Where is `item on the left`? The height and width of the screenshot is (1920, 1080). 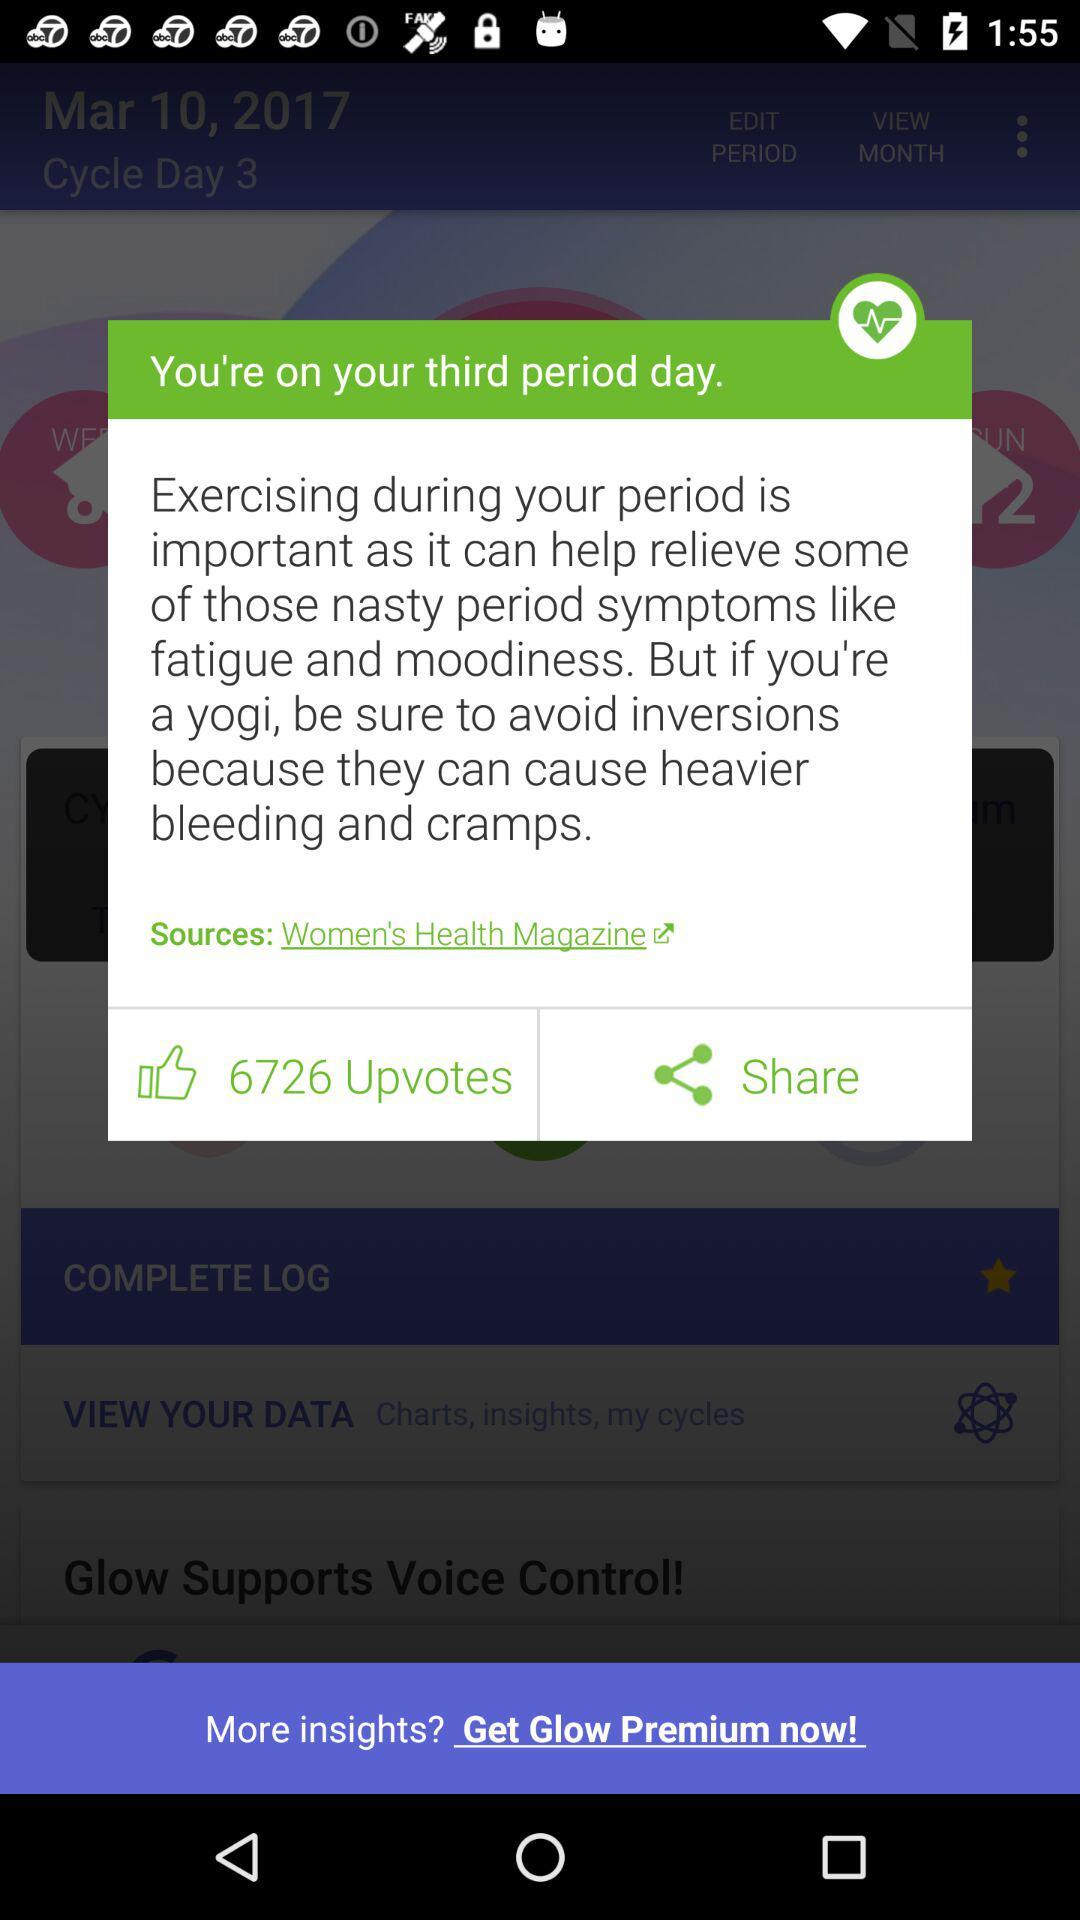
item on the left is located at coordinates (166, 1074).